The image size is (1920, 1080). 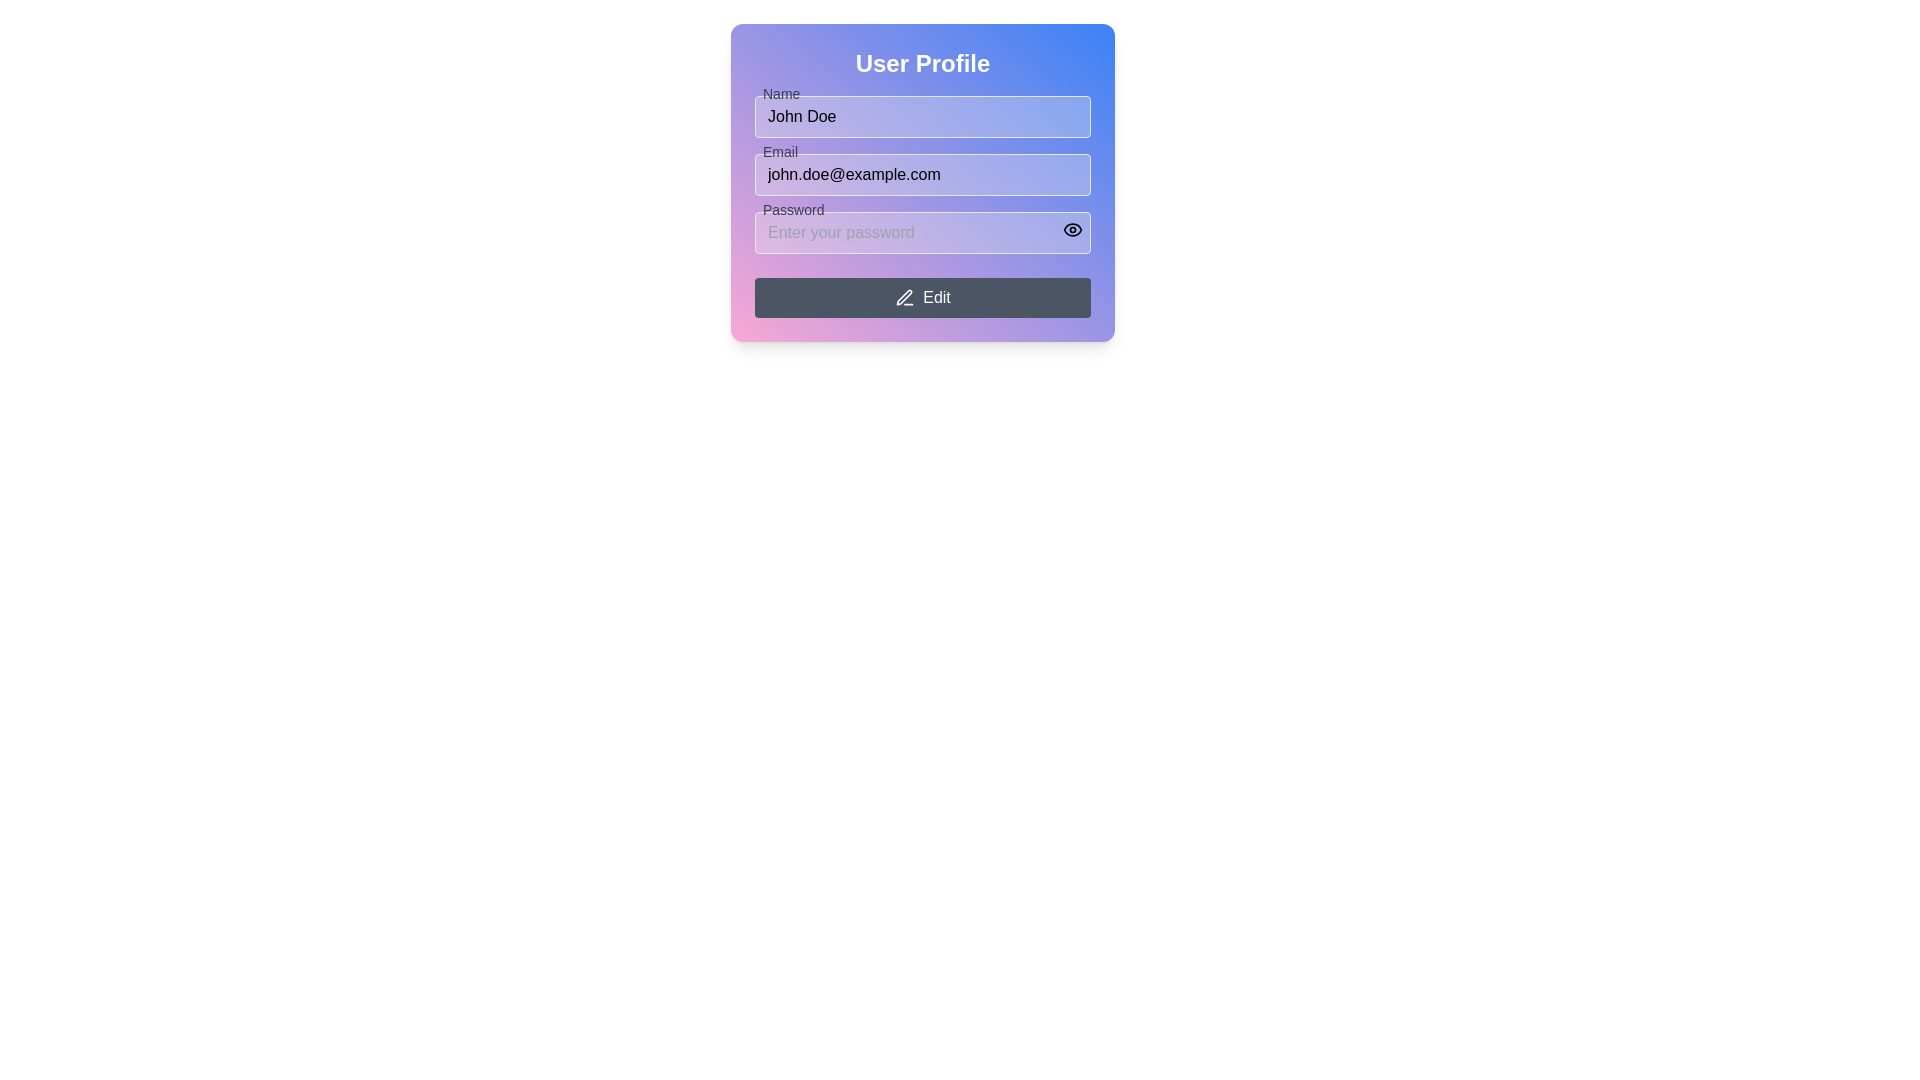 I want to click on header text labeled 'User Profile', which is styled with large bold white font and located at the top-center of the colorful card, so click(x=921, y=63).